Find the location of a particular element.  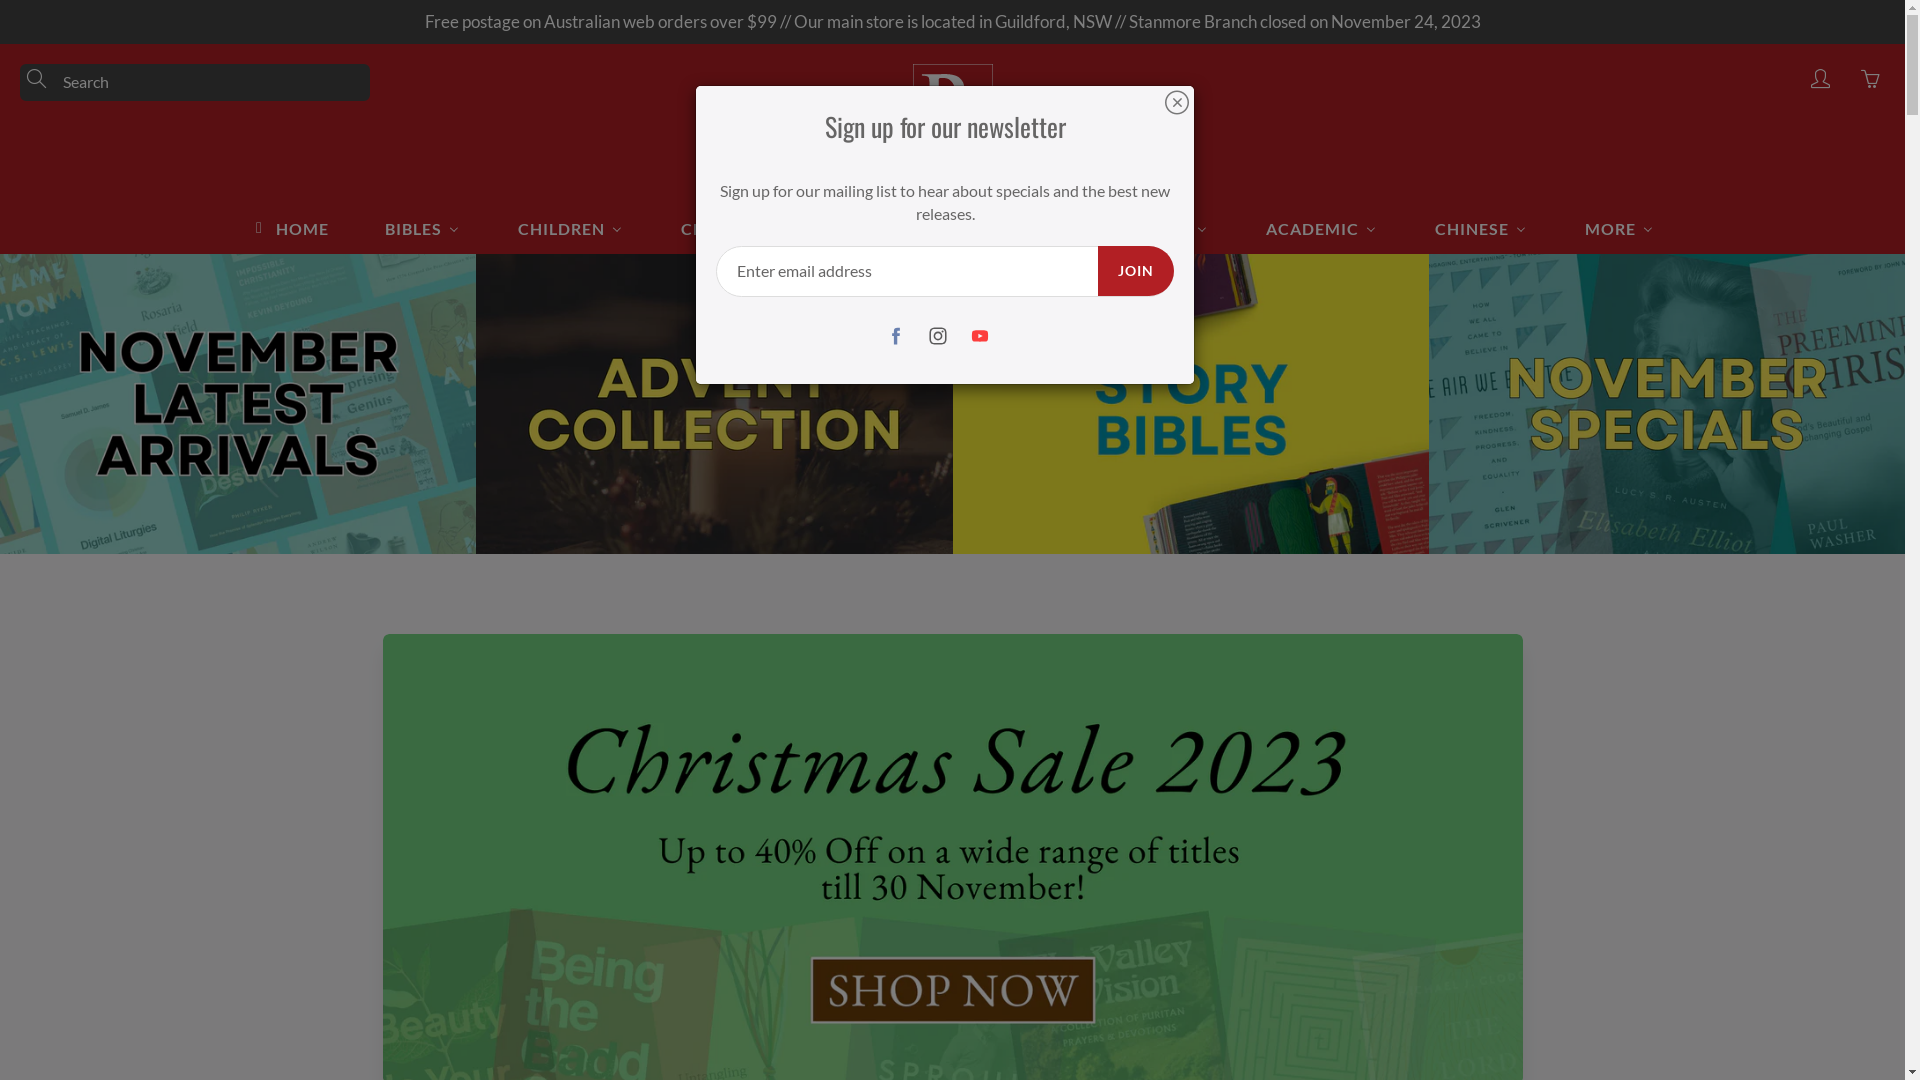

'HOME' is located at coordinates (287, 226).